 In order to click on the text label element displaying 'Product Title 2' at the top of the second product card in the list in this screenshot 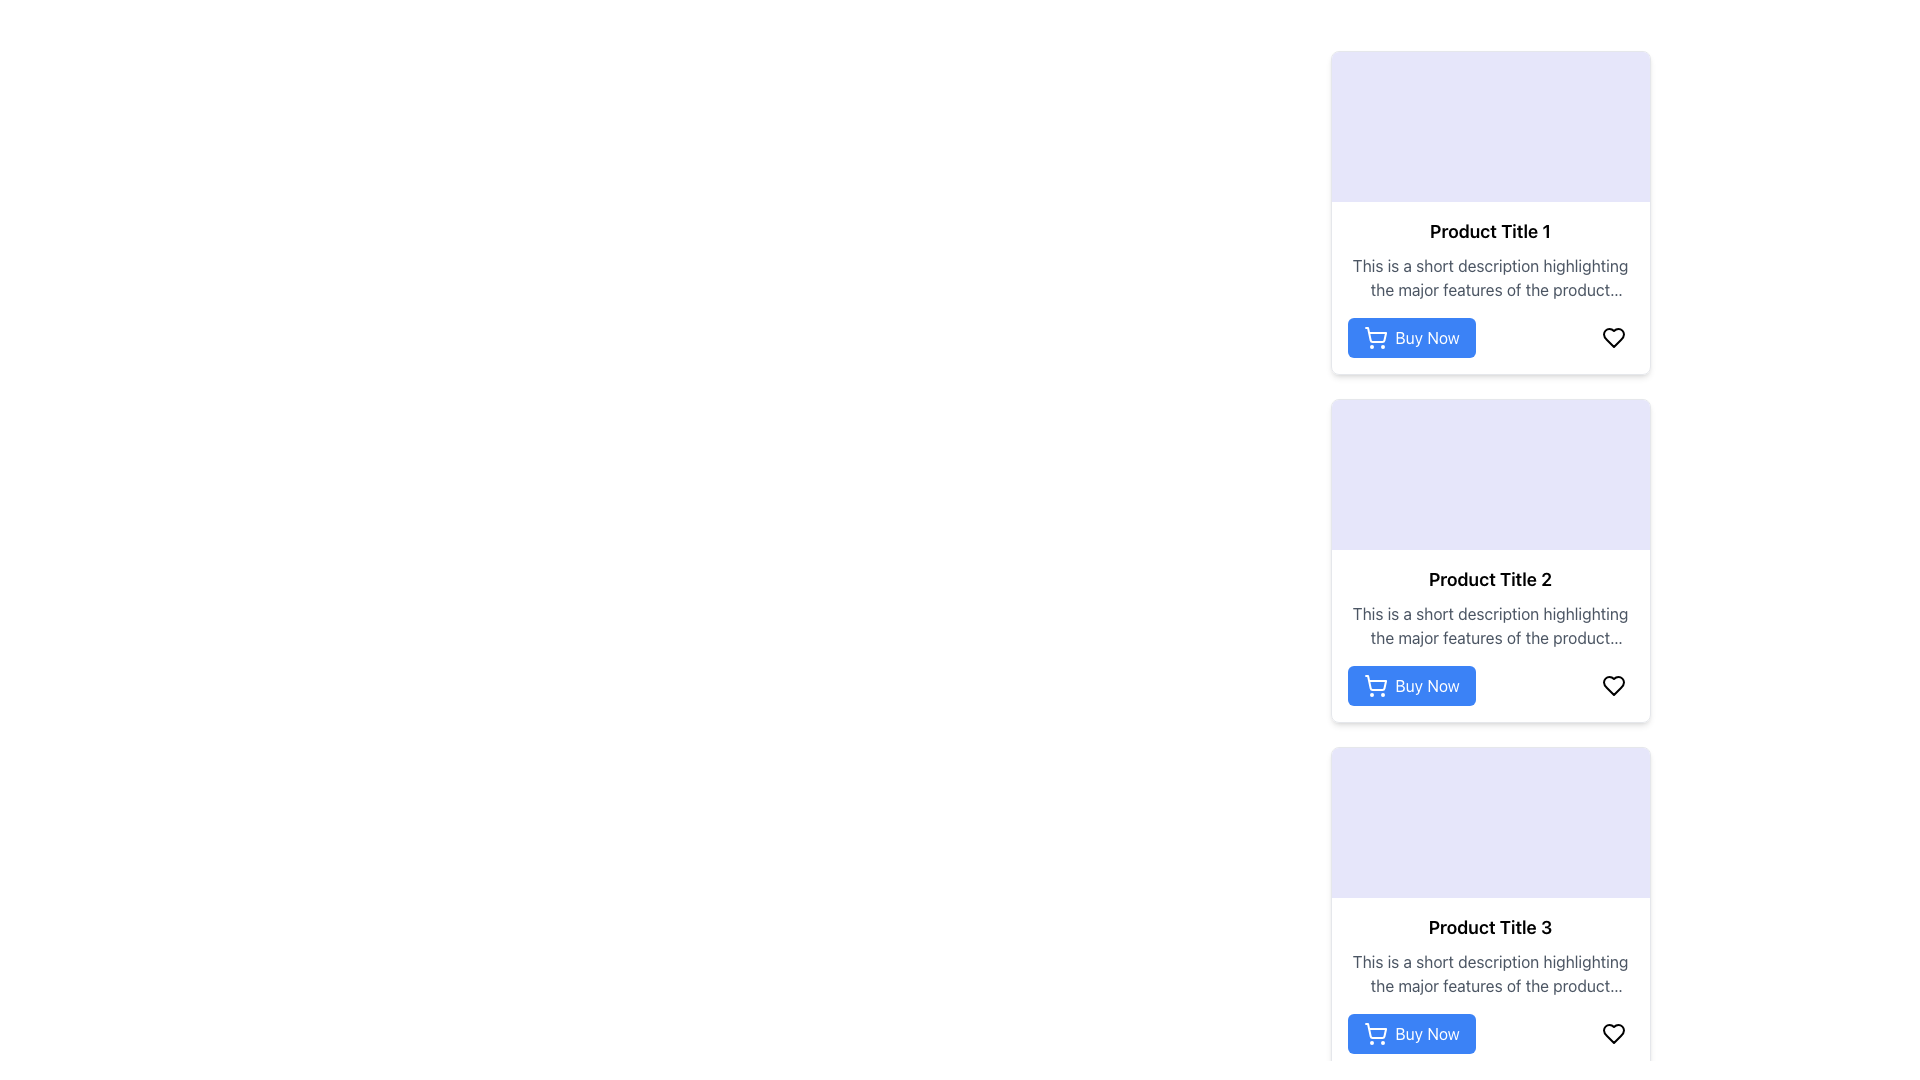, I will do `click(1490, 579)`.